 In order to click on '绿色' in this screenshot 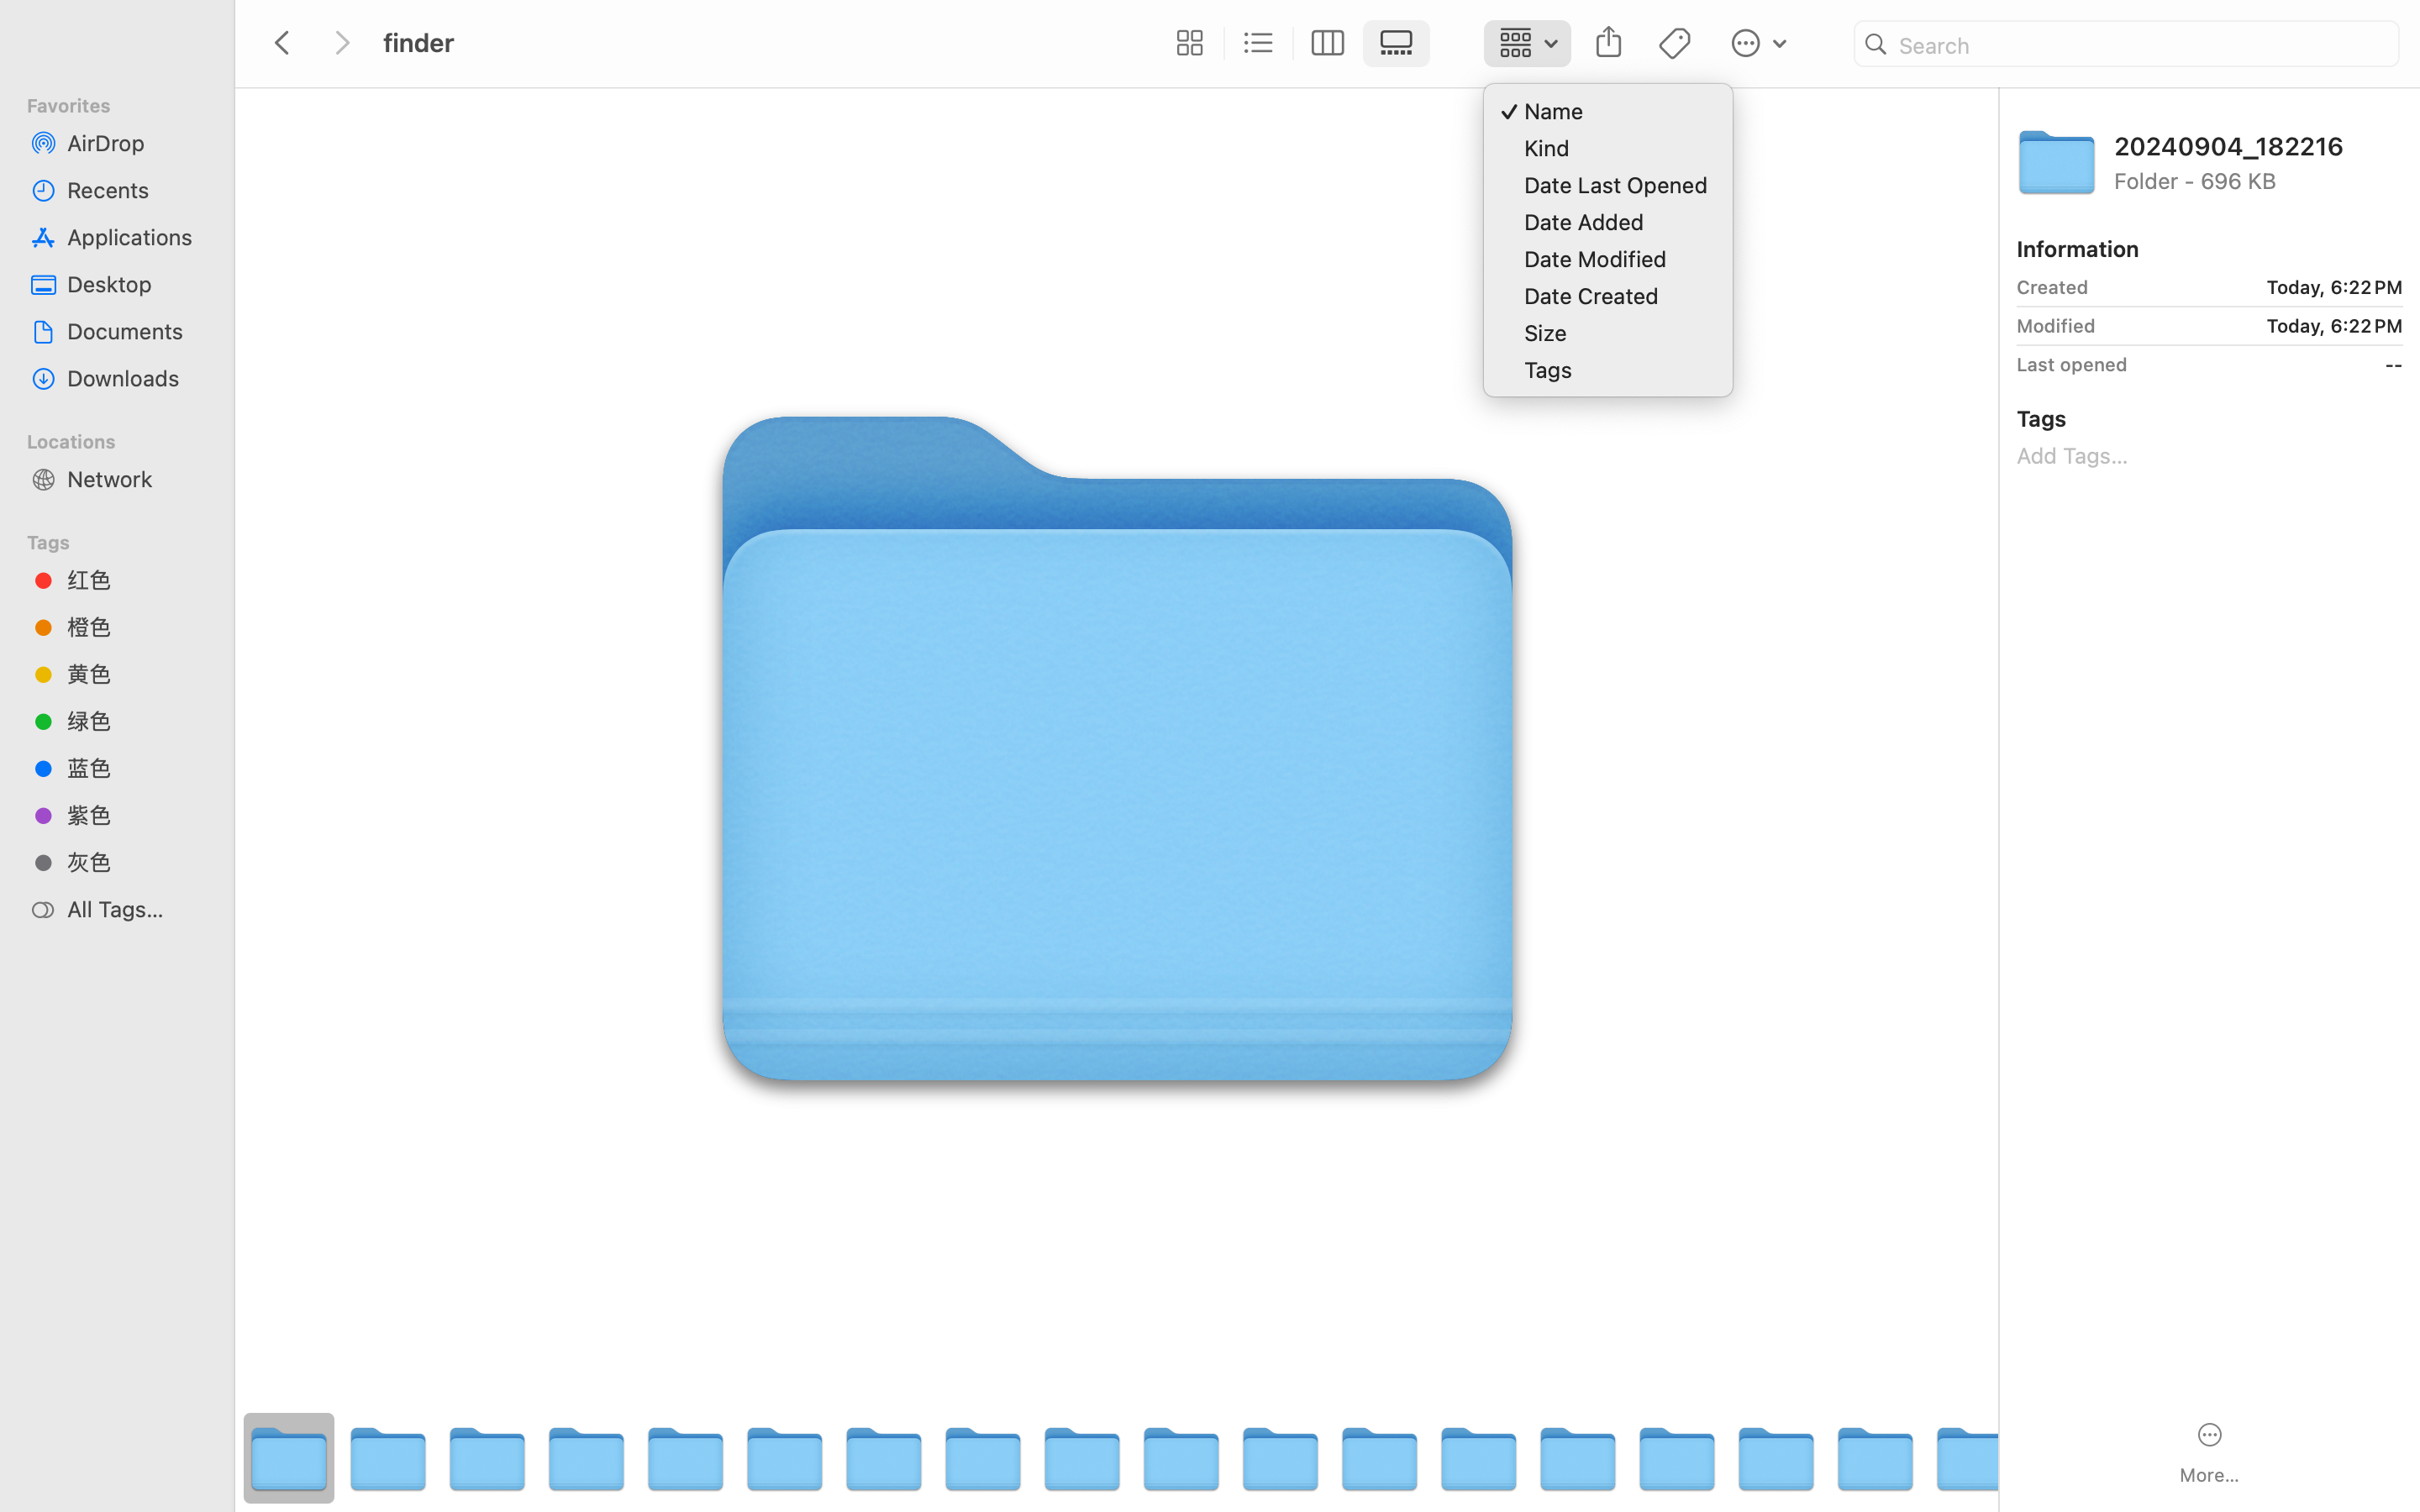, I will do `click(134, 721)`.